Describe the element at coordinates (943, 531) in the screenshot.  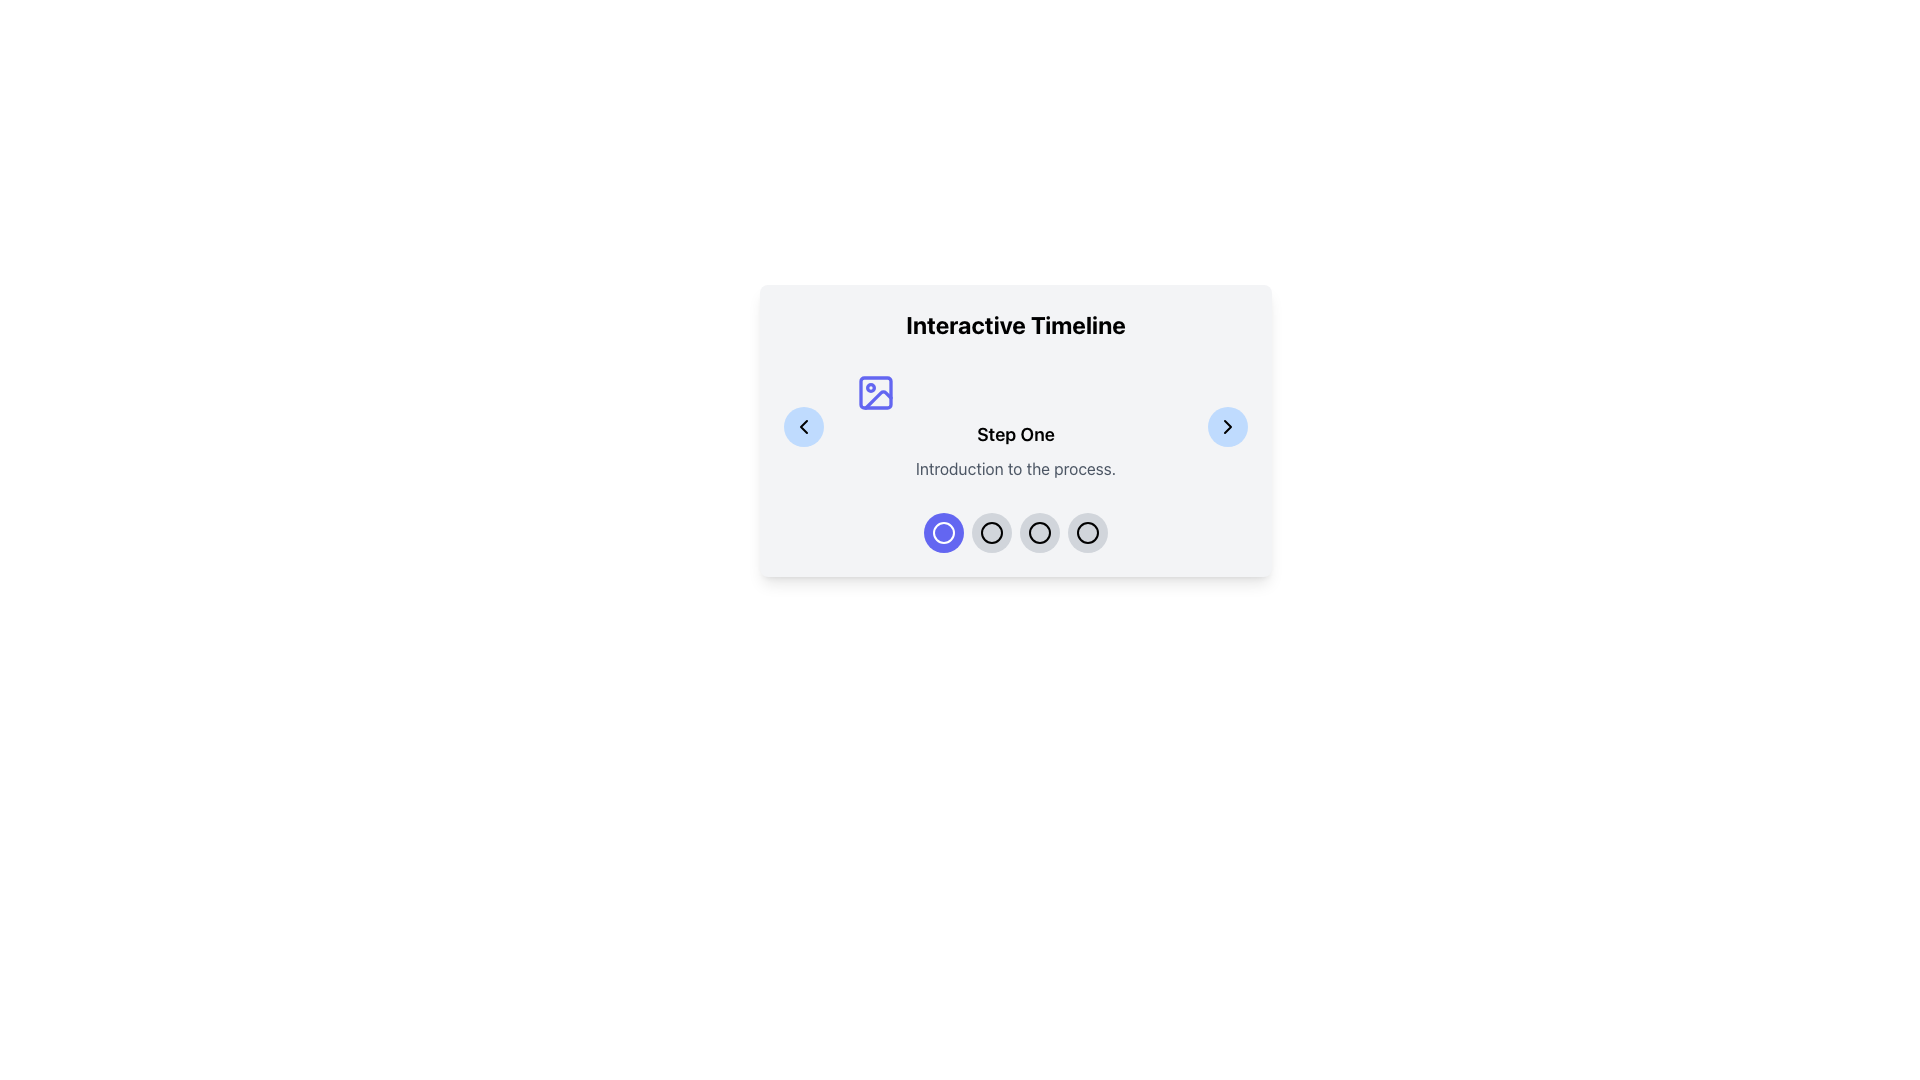
I see `the first circular navigation indicator, which is indigo colored and marks the current active step in the process` at that location.